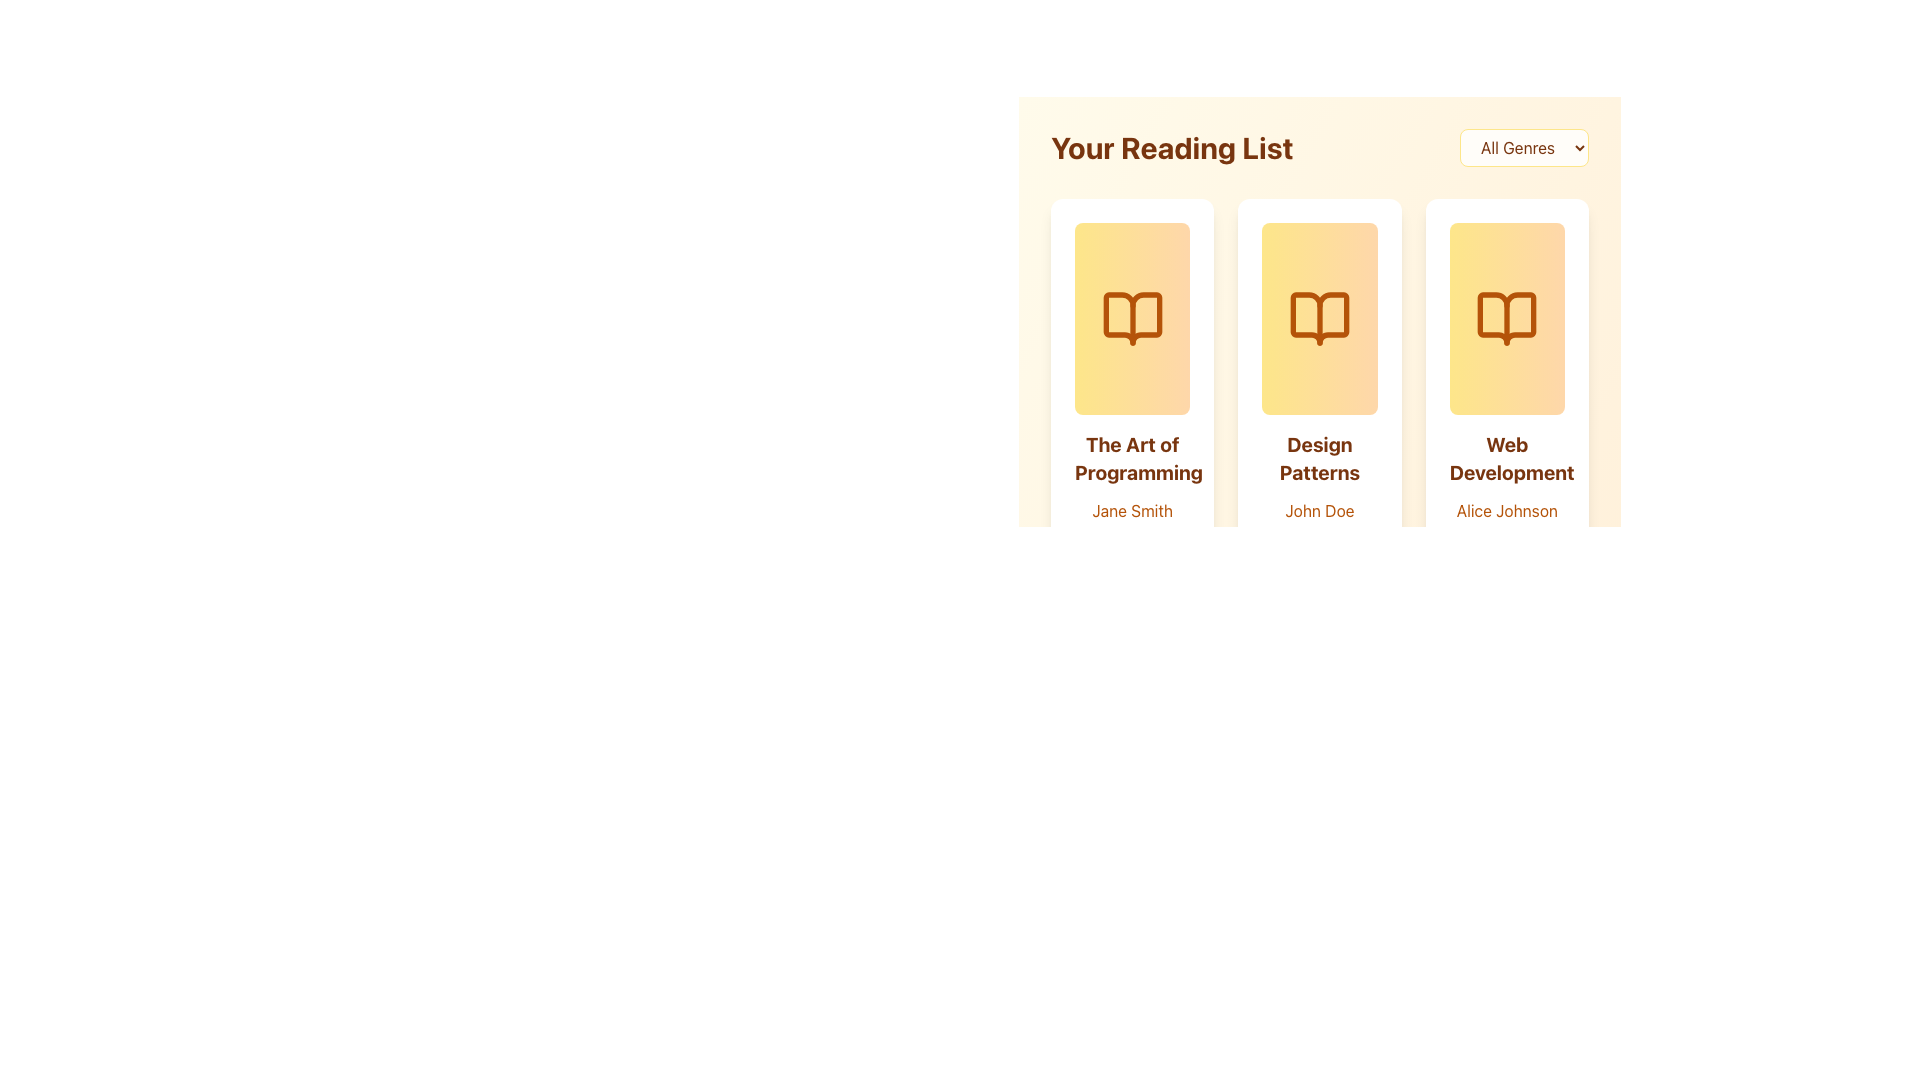  What do you see at coordinates (1320, 318) in the screenshot?
I see `the second card in the 'Your Reading List' section, which features a gradient background and a centered open book icon` at bounding box center [1320, 318].